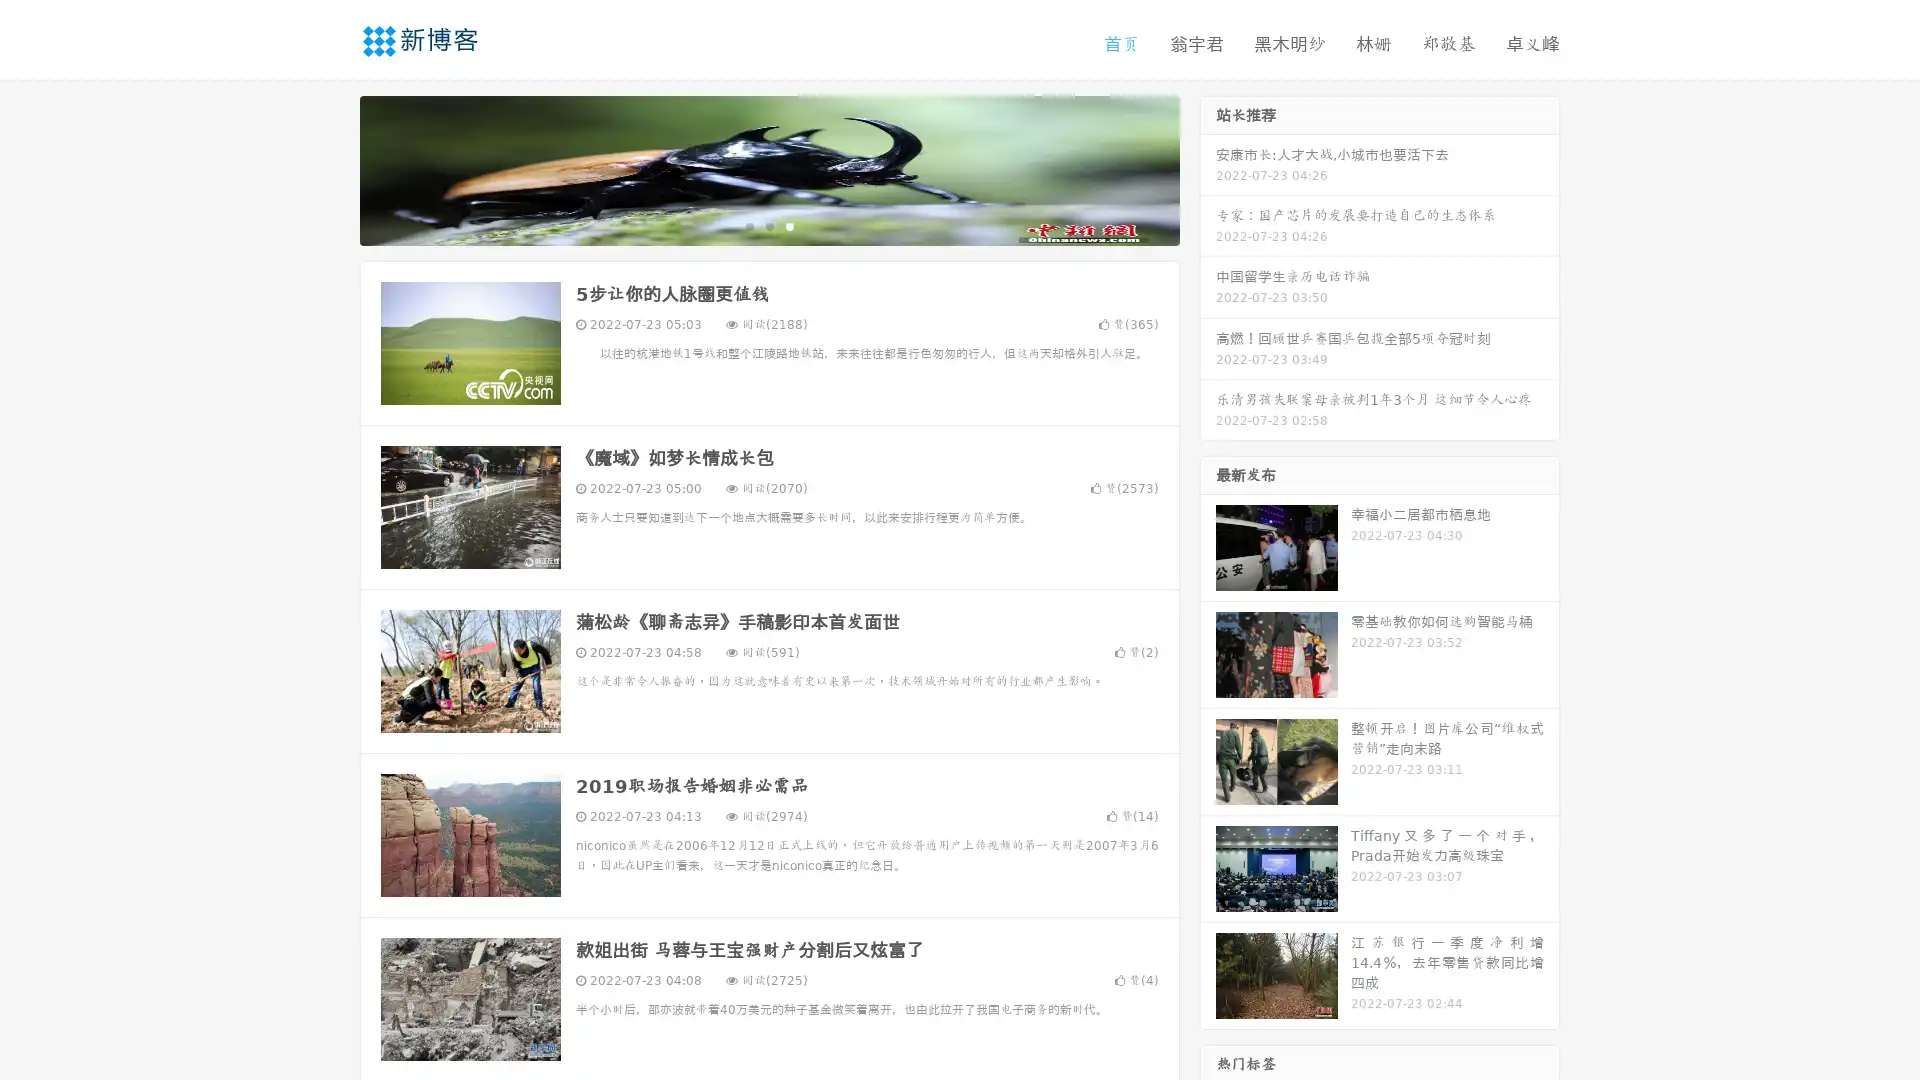  I want to click on Go to slide 2, so click(768, 225).